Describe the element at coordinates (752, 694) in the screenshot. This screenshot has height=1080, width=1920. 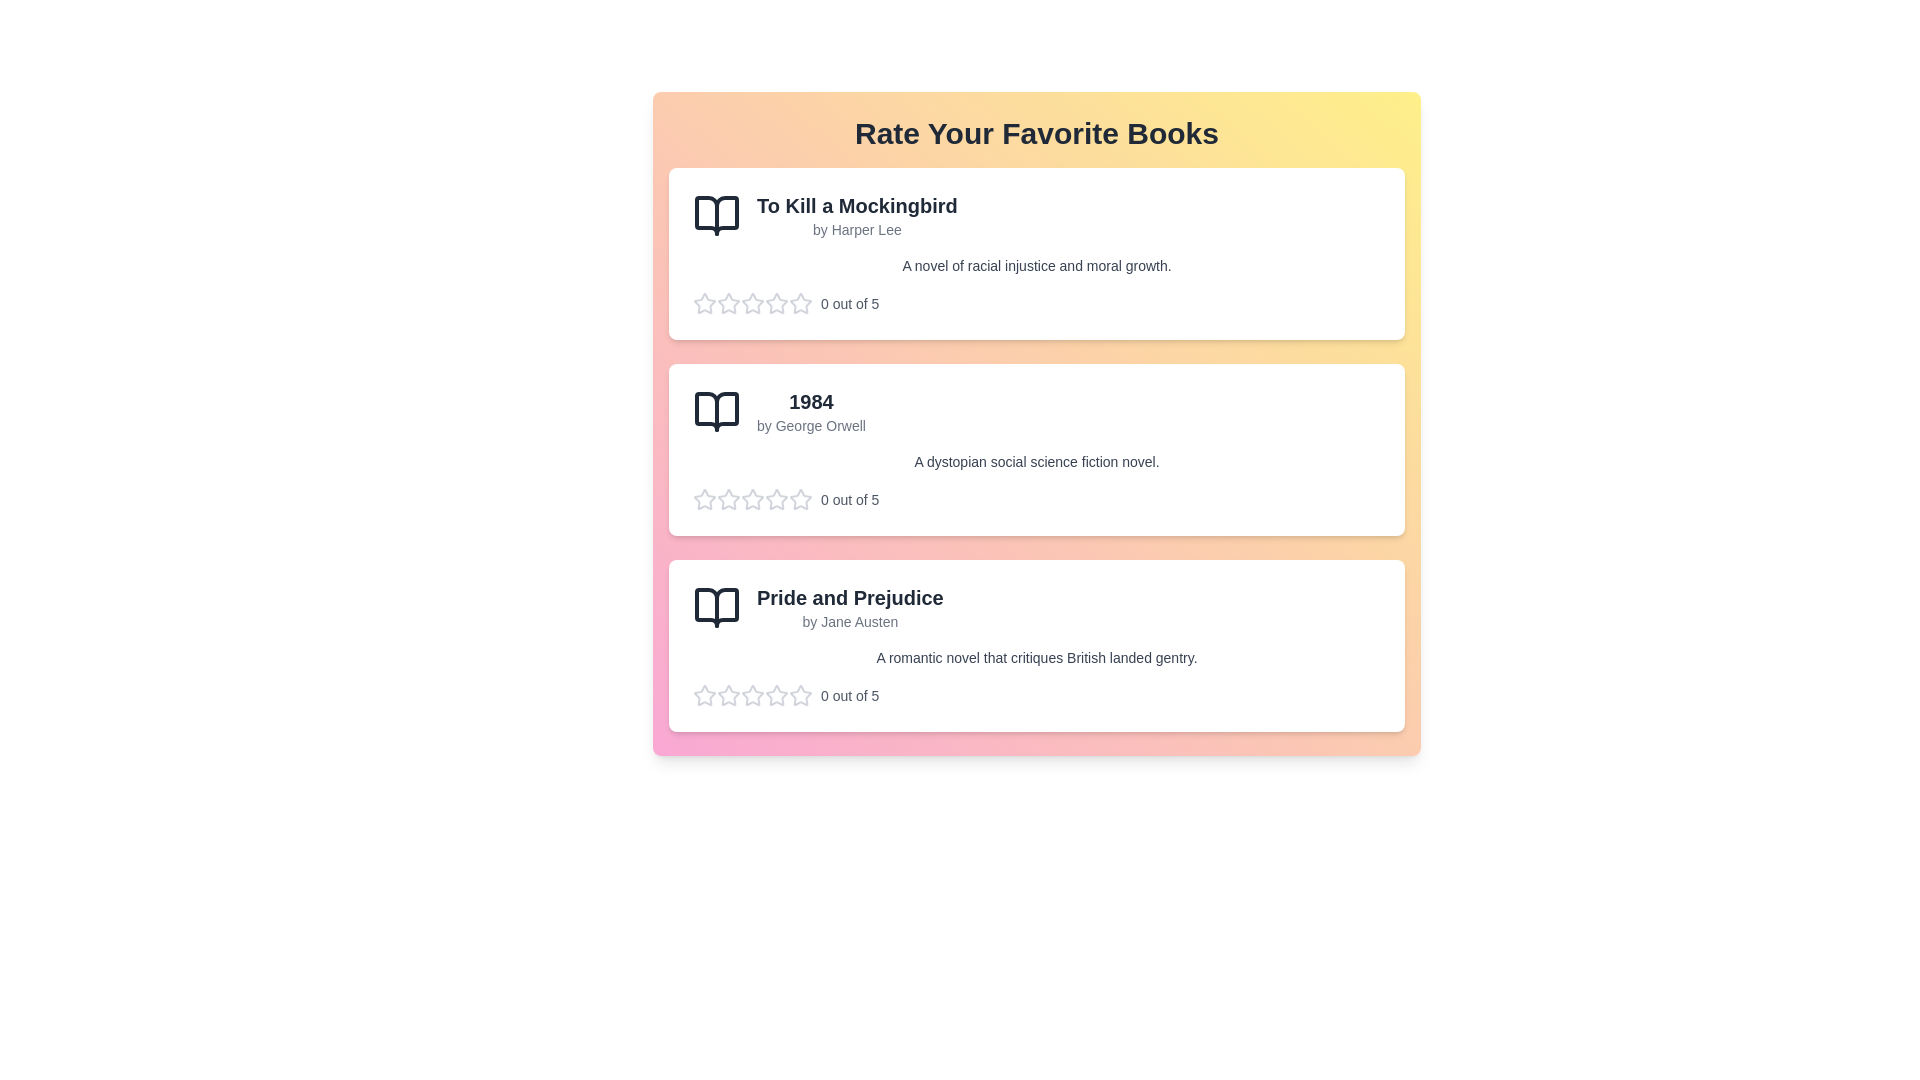
I see `the fourth star icon in the rating system for the book 'Pride and Prejudice', which is located below the title and indicates a rating option` at that location.